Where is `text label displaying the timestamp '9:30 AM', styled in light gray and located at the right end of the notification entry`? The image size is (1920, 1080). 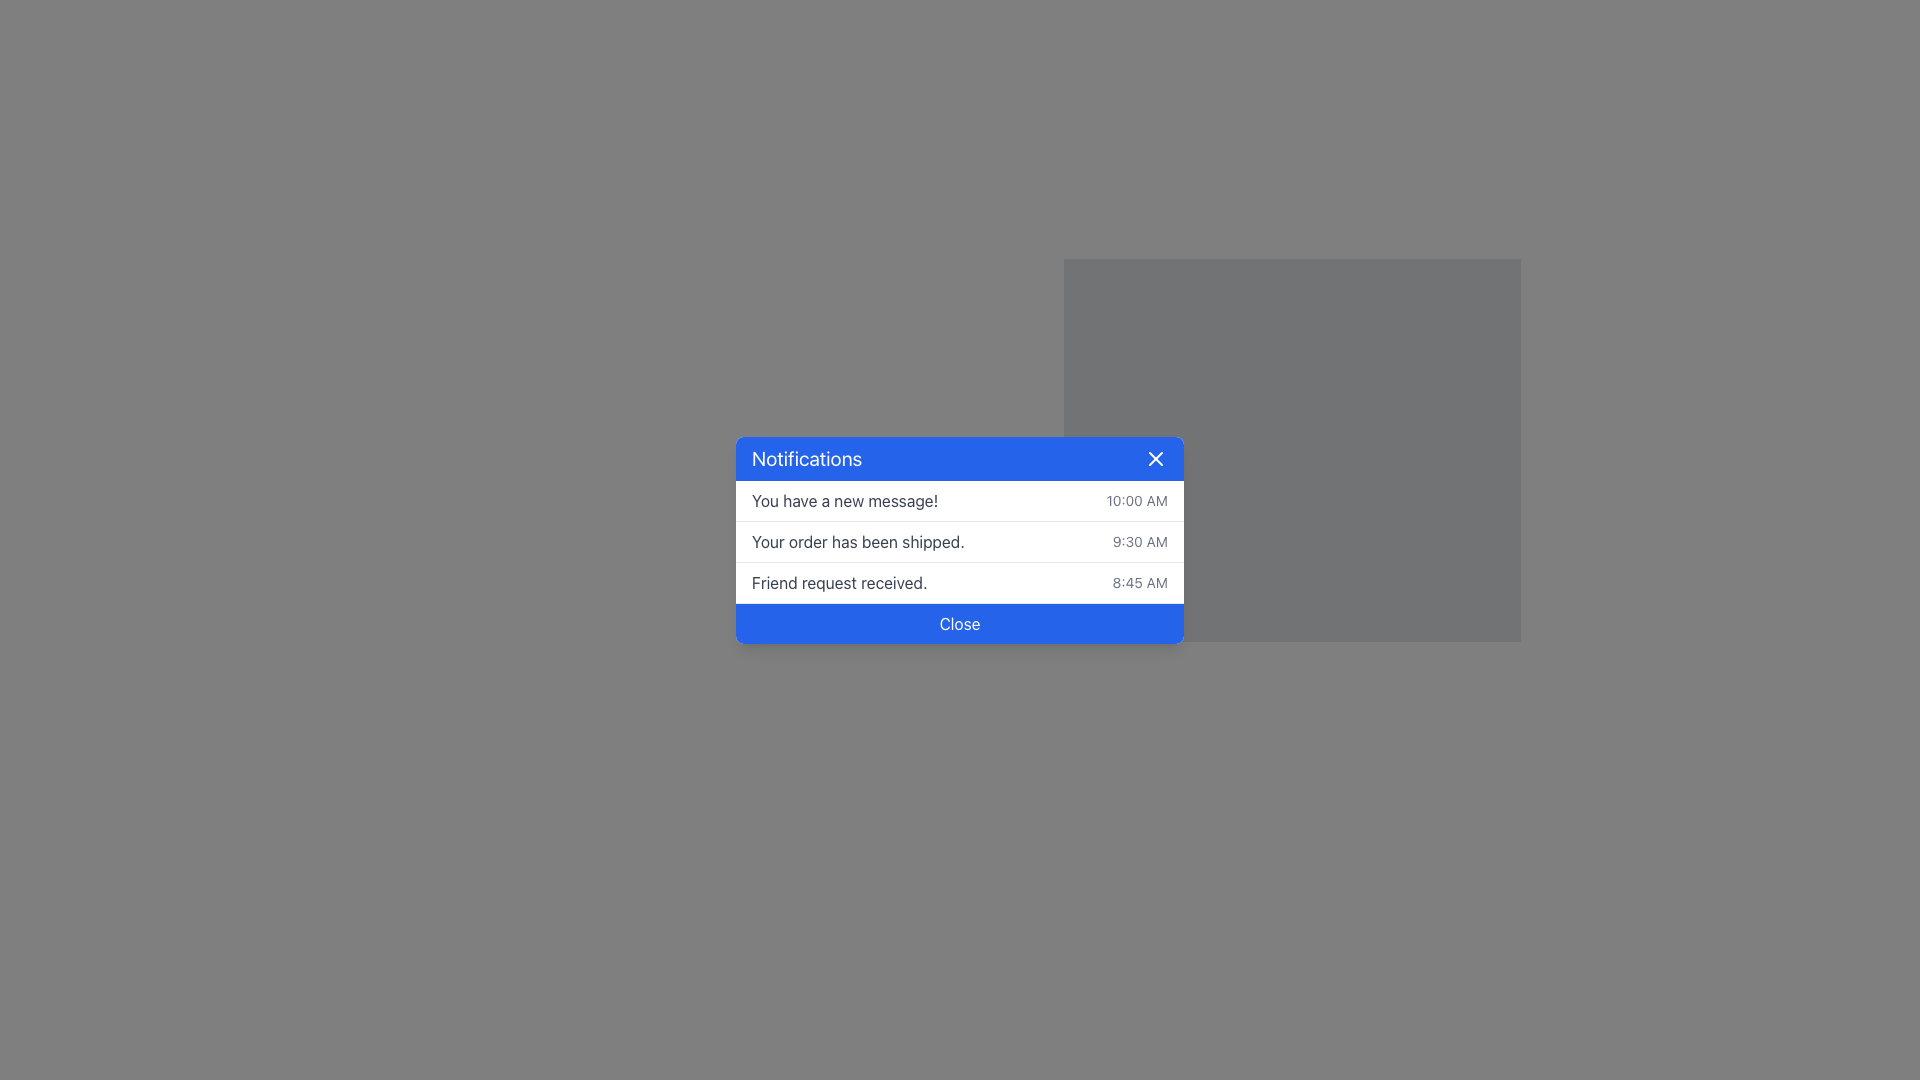 text label displaying the timestamp '9:30 AM', styled in light gray and located at the right end of the notification entry is located at coordinates (1140, 541).